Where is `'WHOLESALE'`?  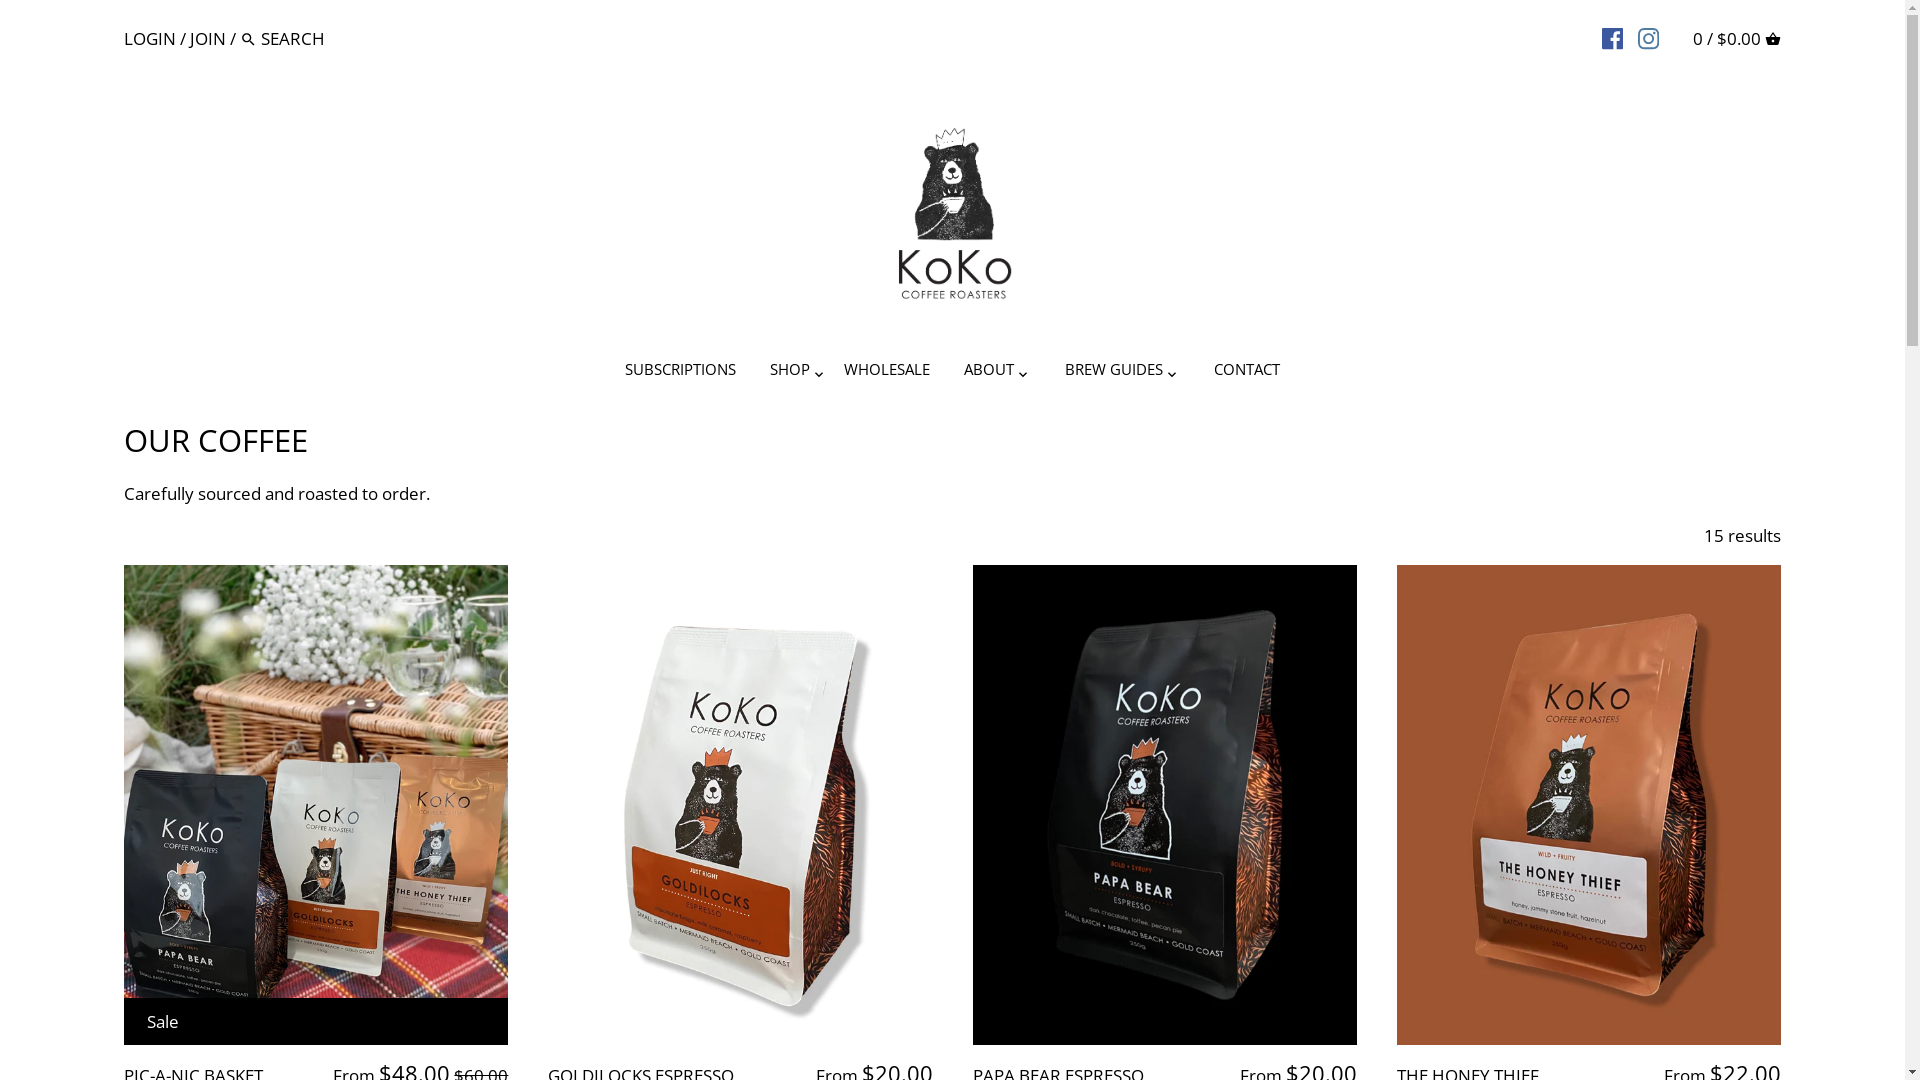 'WHOLESALE' is located at coordinates (886, 373).